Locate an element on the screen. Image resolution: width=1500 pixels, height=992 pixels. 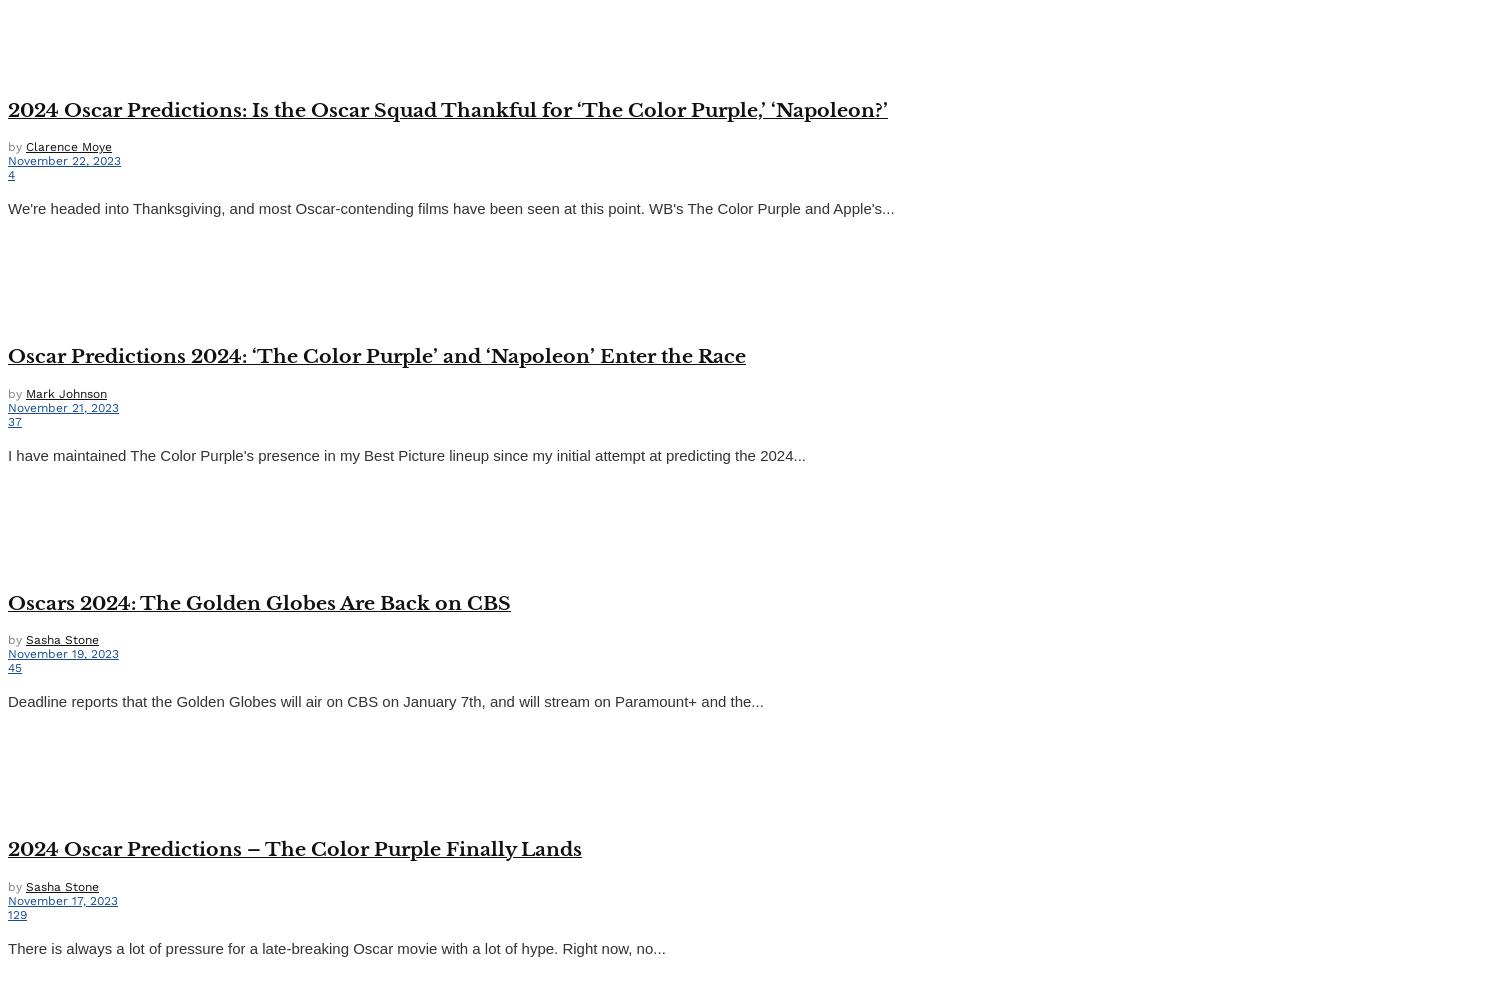
'We're headed into Thanksgiving, and most Oscar-contending films have been seen at this point. WB's The Color Purple and Apple's...' is located at coordinates (7, 208).